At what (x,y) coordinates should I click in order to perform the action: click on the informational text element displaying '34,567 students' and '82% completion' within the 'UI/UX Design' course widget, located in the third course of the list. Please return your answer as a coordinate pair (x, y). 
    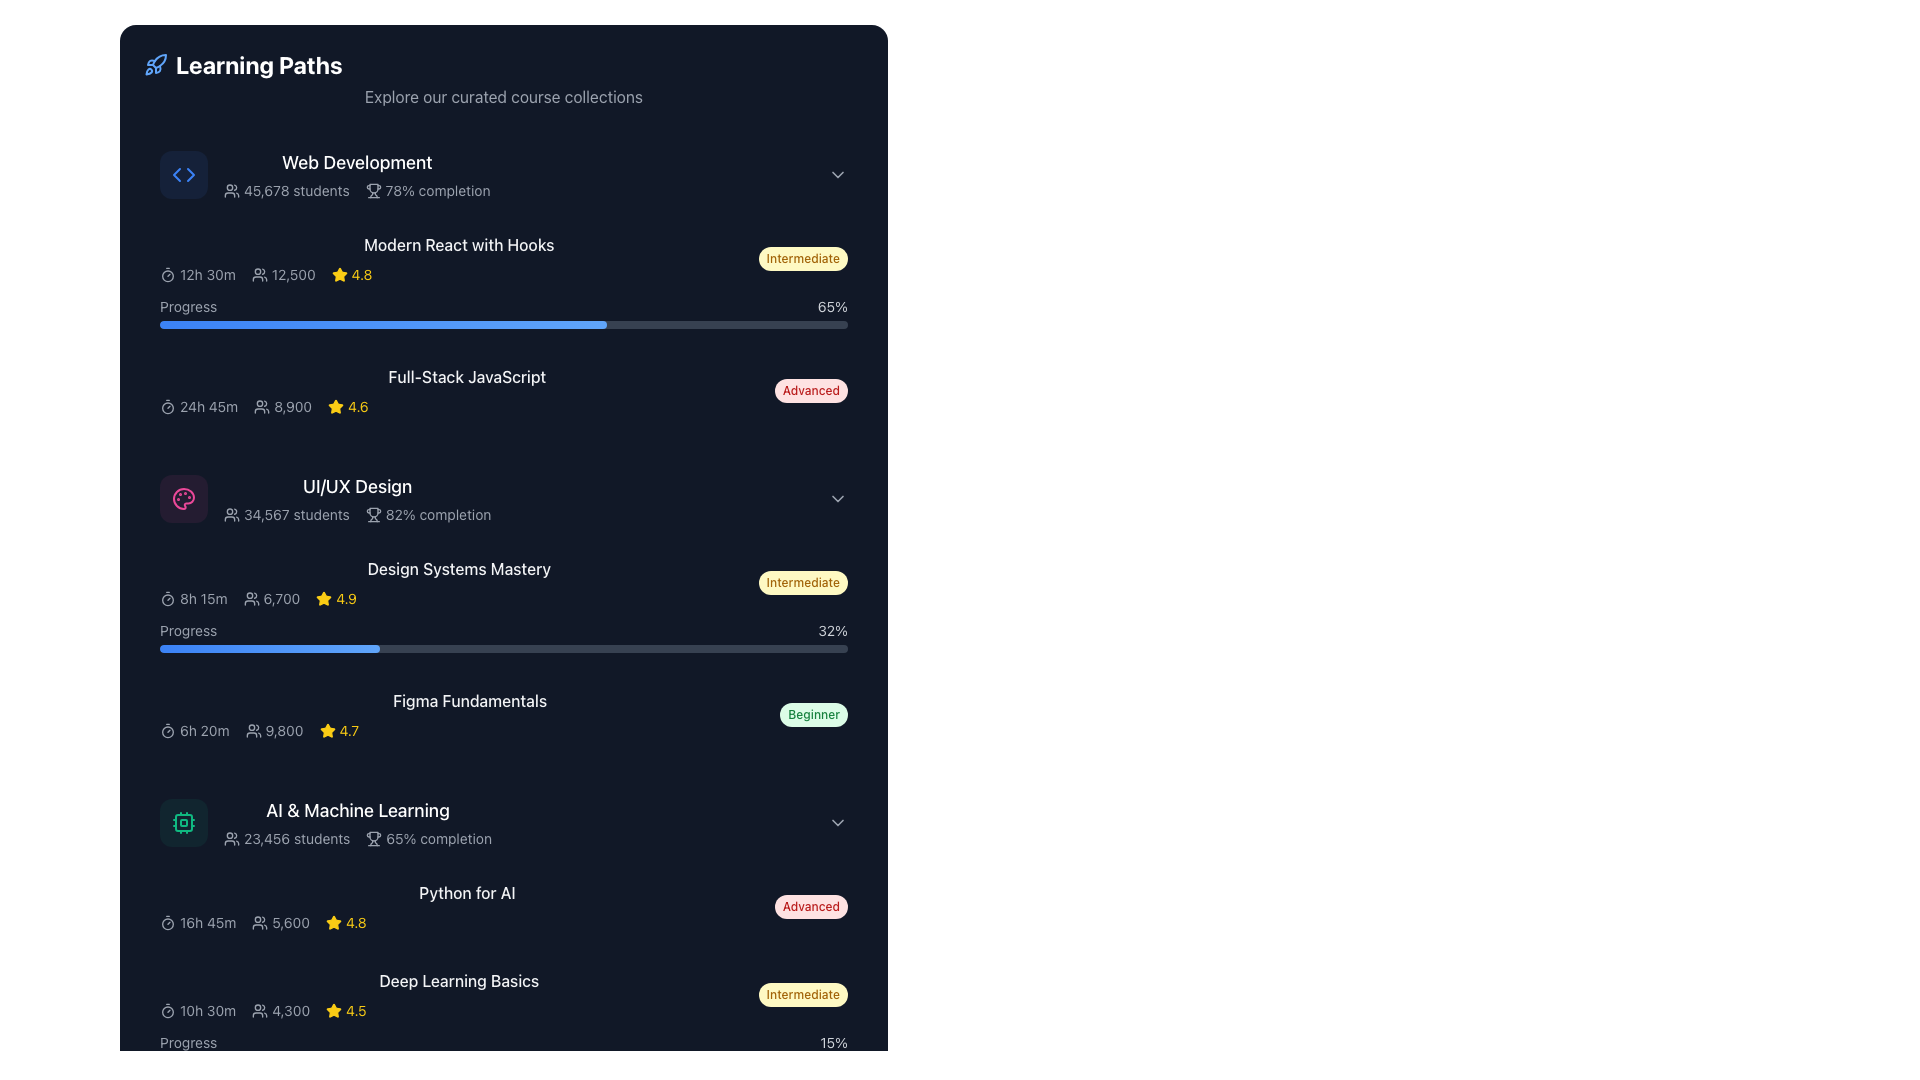
    Looking at the image, I should click on (357, 514).